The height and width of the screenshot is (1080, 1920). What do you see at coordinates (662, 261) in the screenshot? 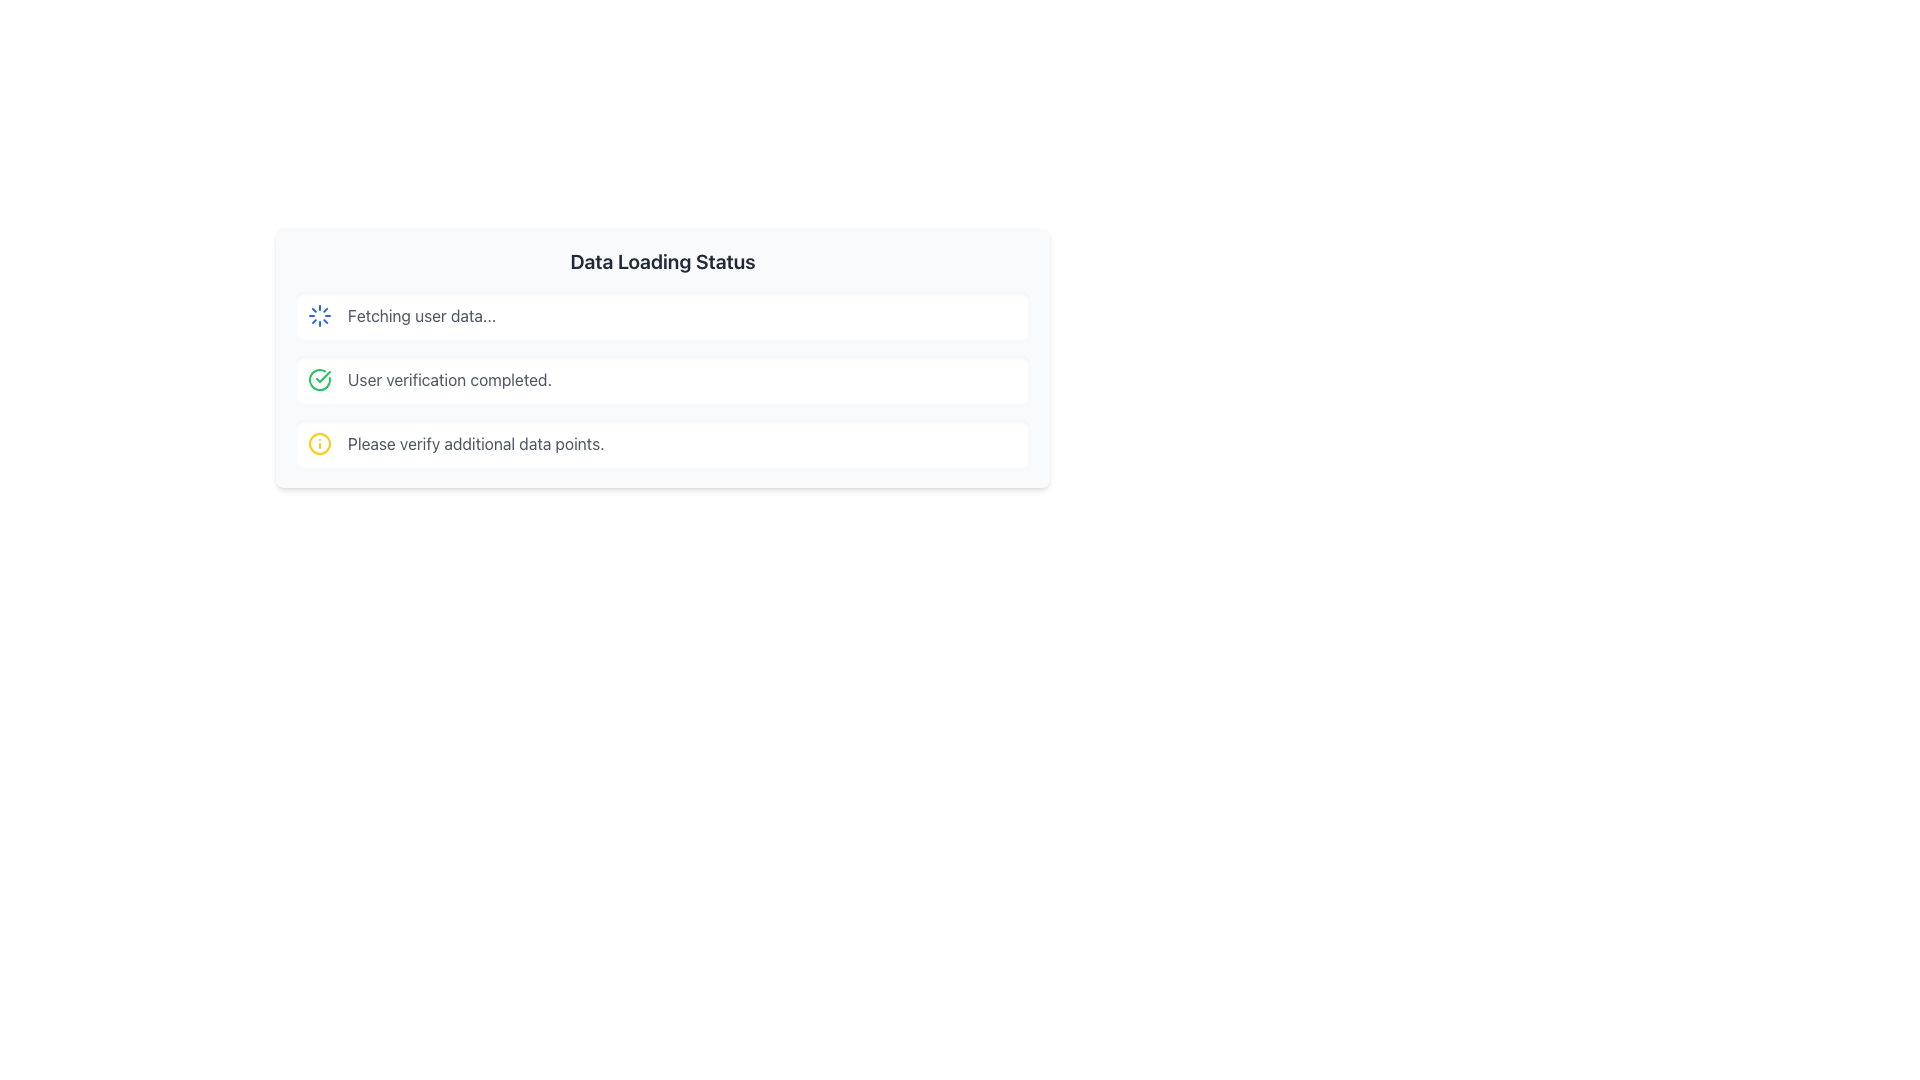
I see `the heading text element that indicates the current state of information presented, located centrally above the content list items` at bounding box center [662, 261].